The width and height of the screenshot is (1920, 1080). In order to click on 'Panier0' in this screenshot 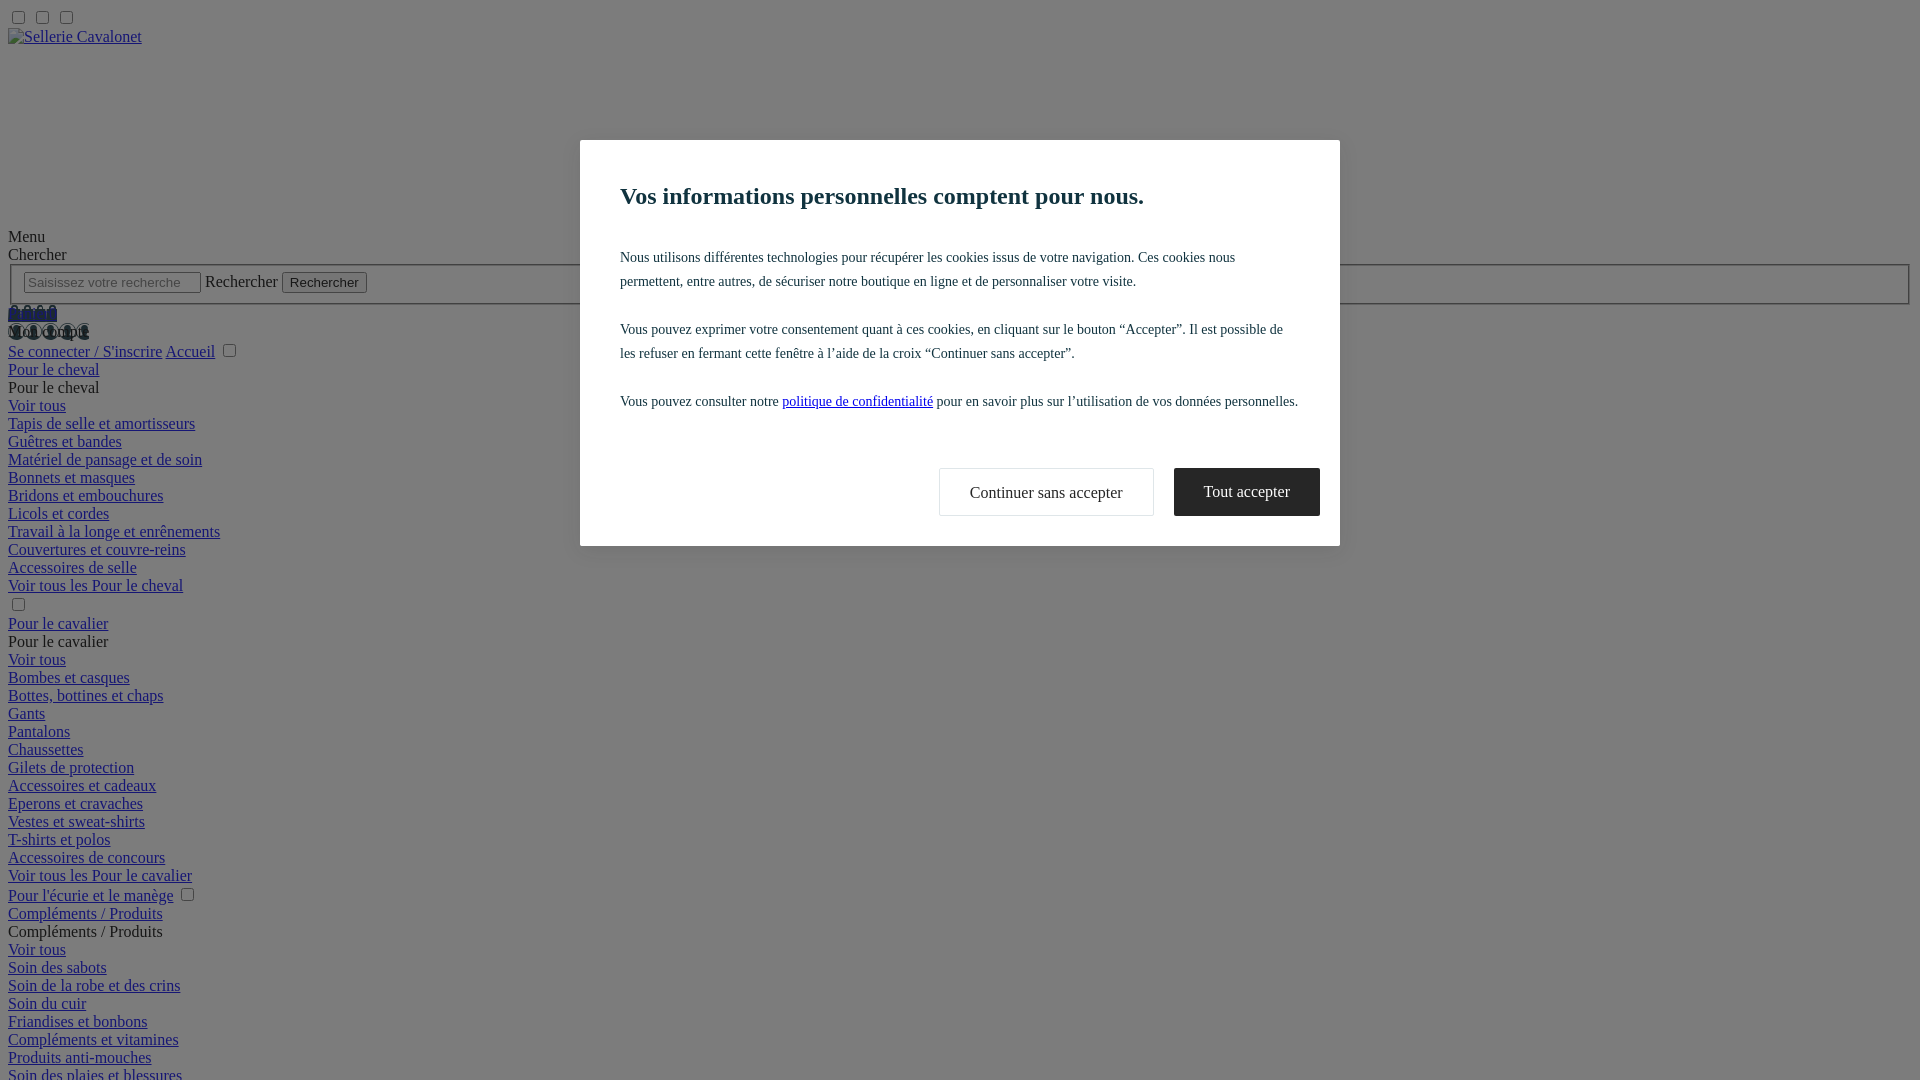, I will do `click(32, 313)`.